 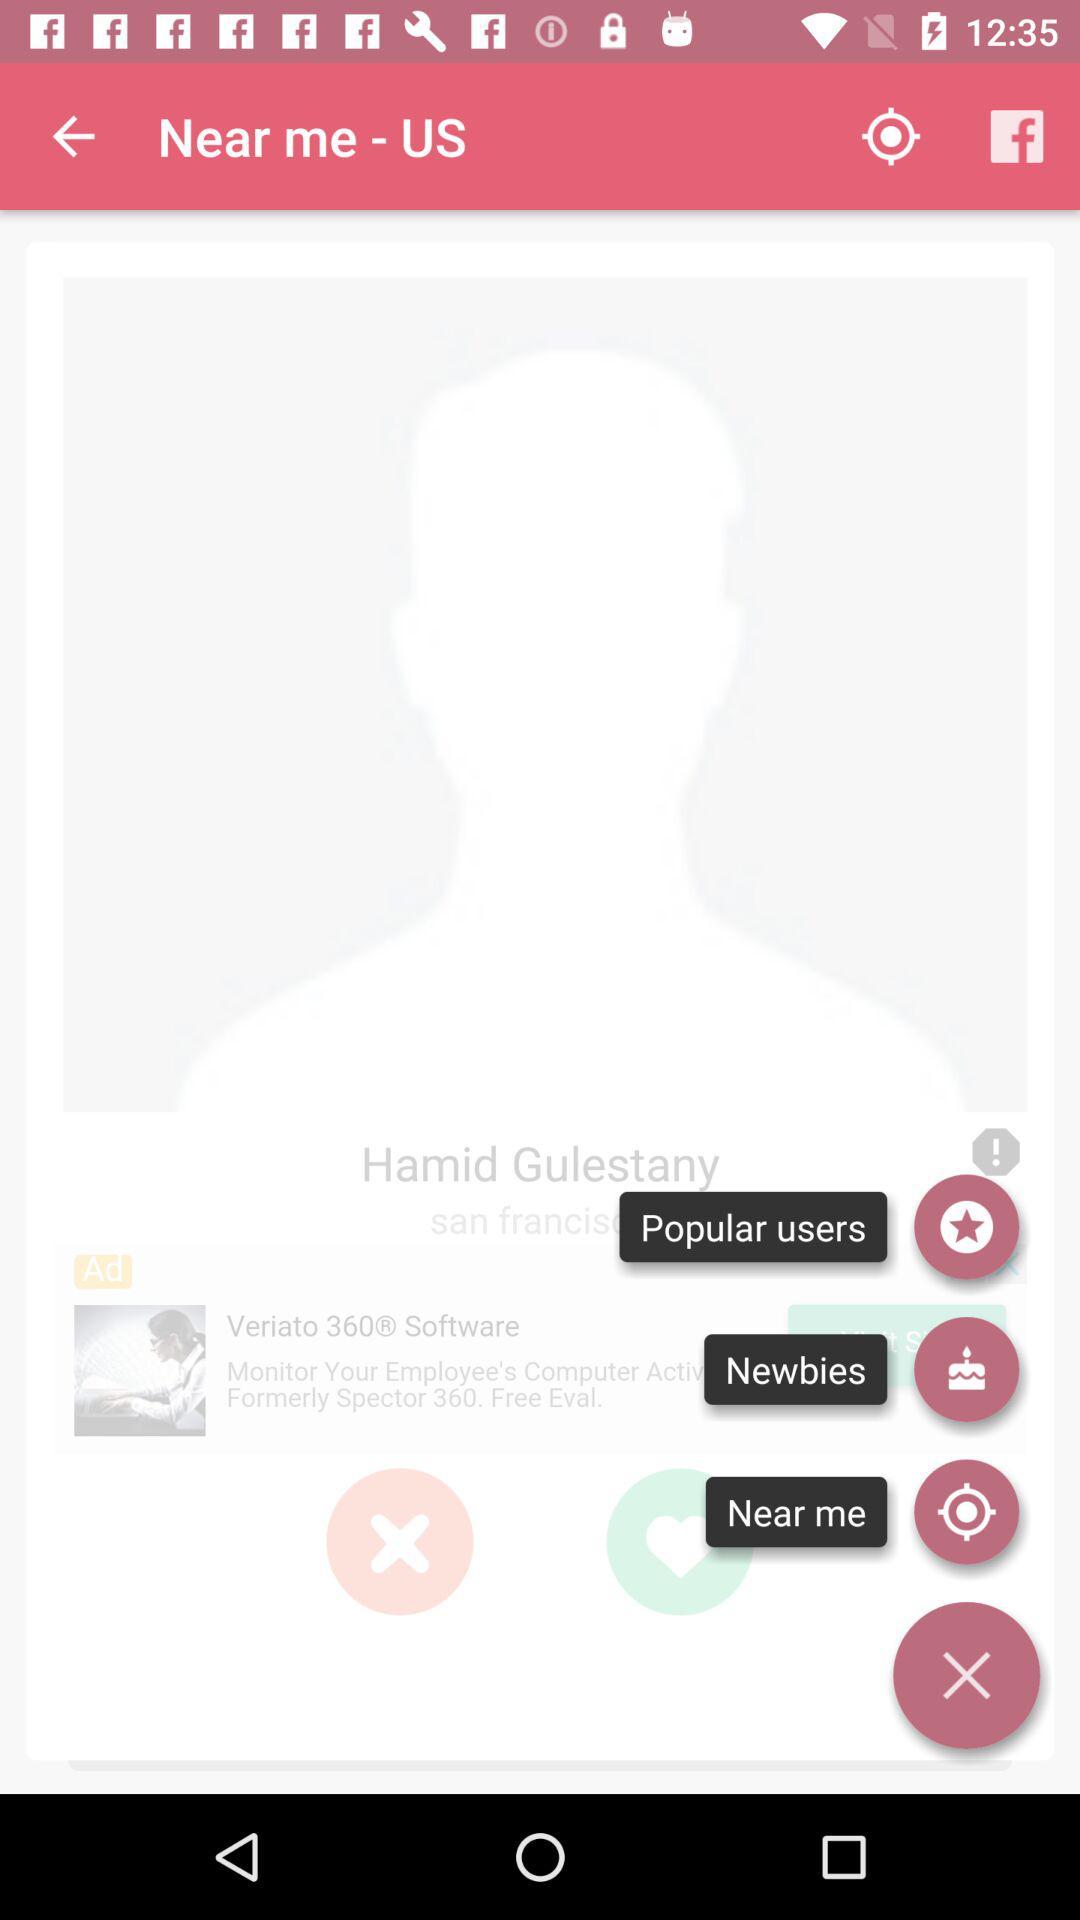 I want to click on the newbies option which is below popular users and above near me, so click(x=794, y=1368).